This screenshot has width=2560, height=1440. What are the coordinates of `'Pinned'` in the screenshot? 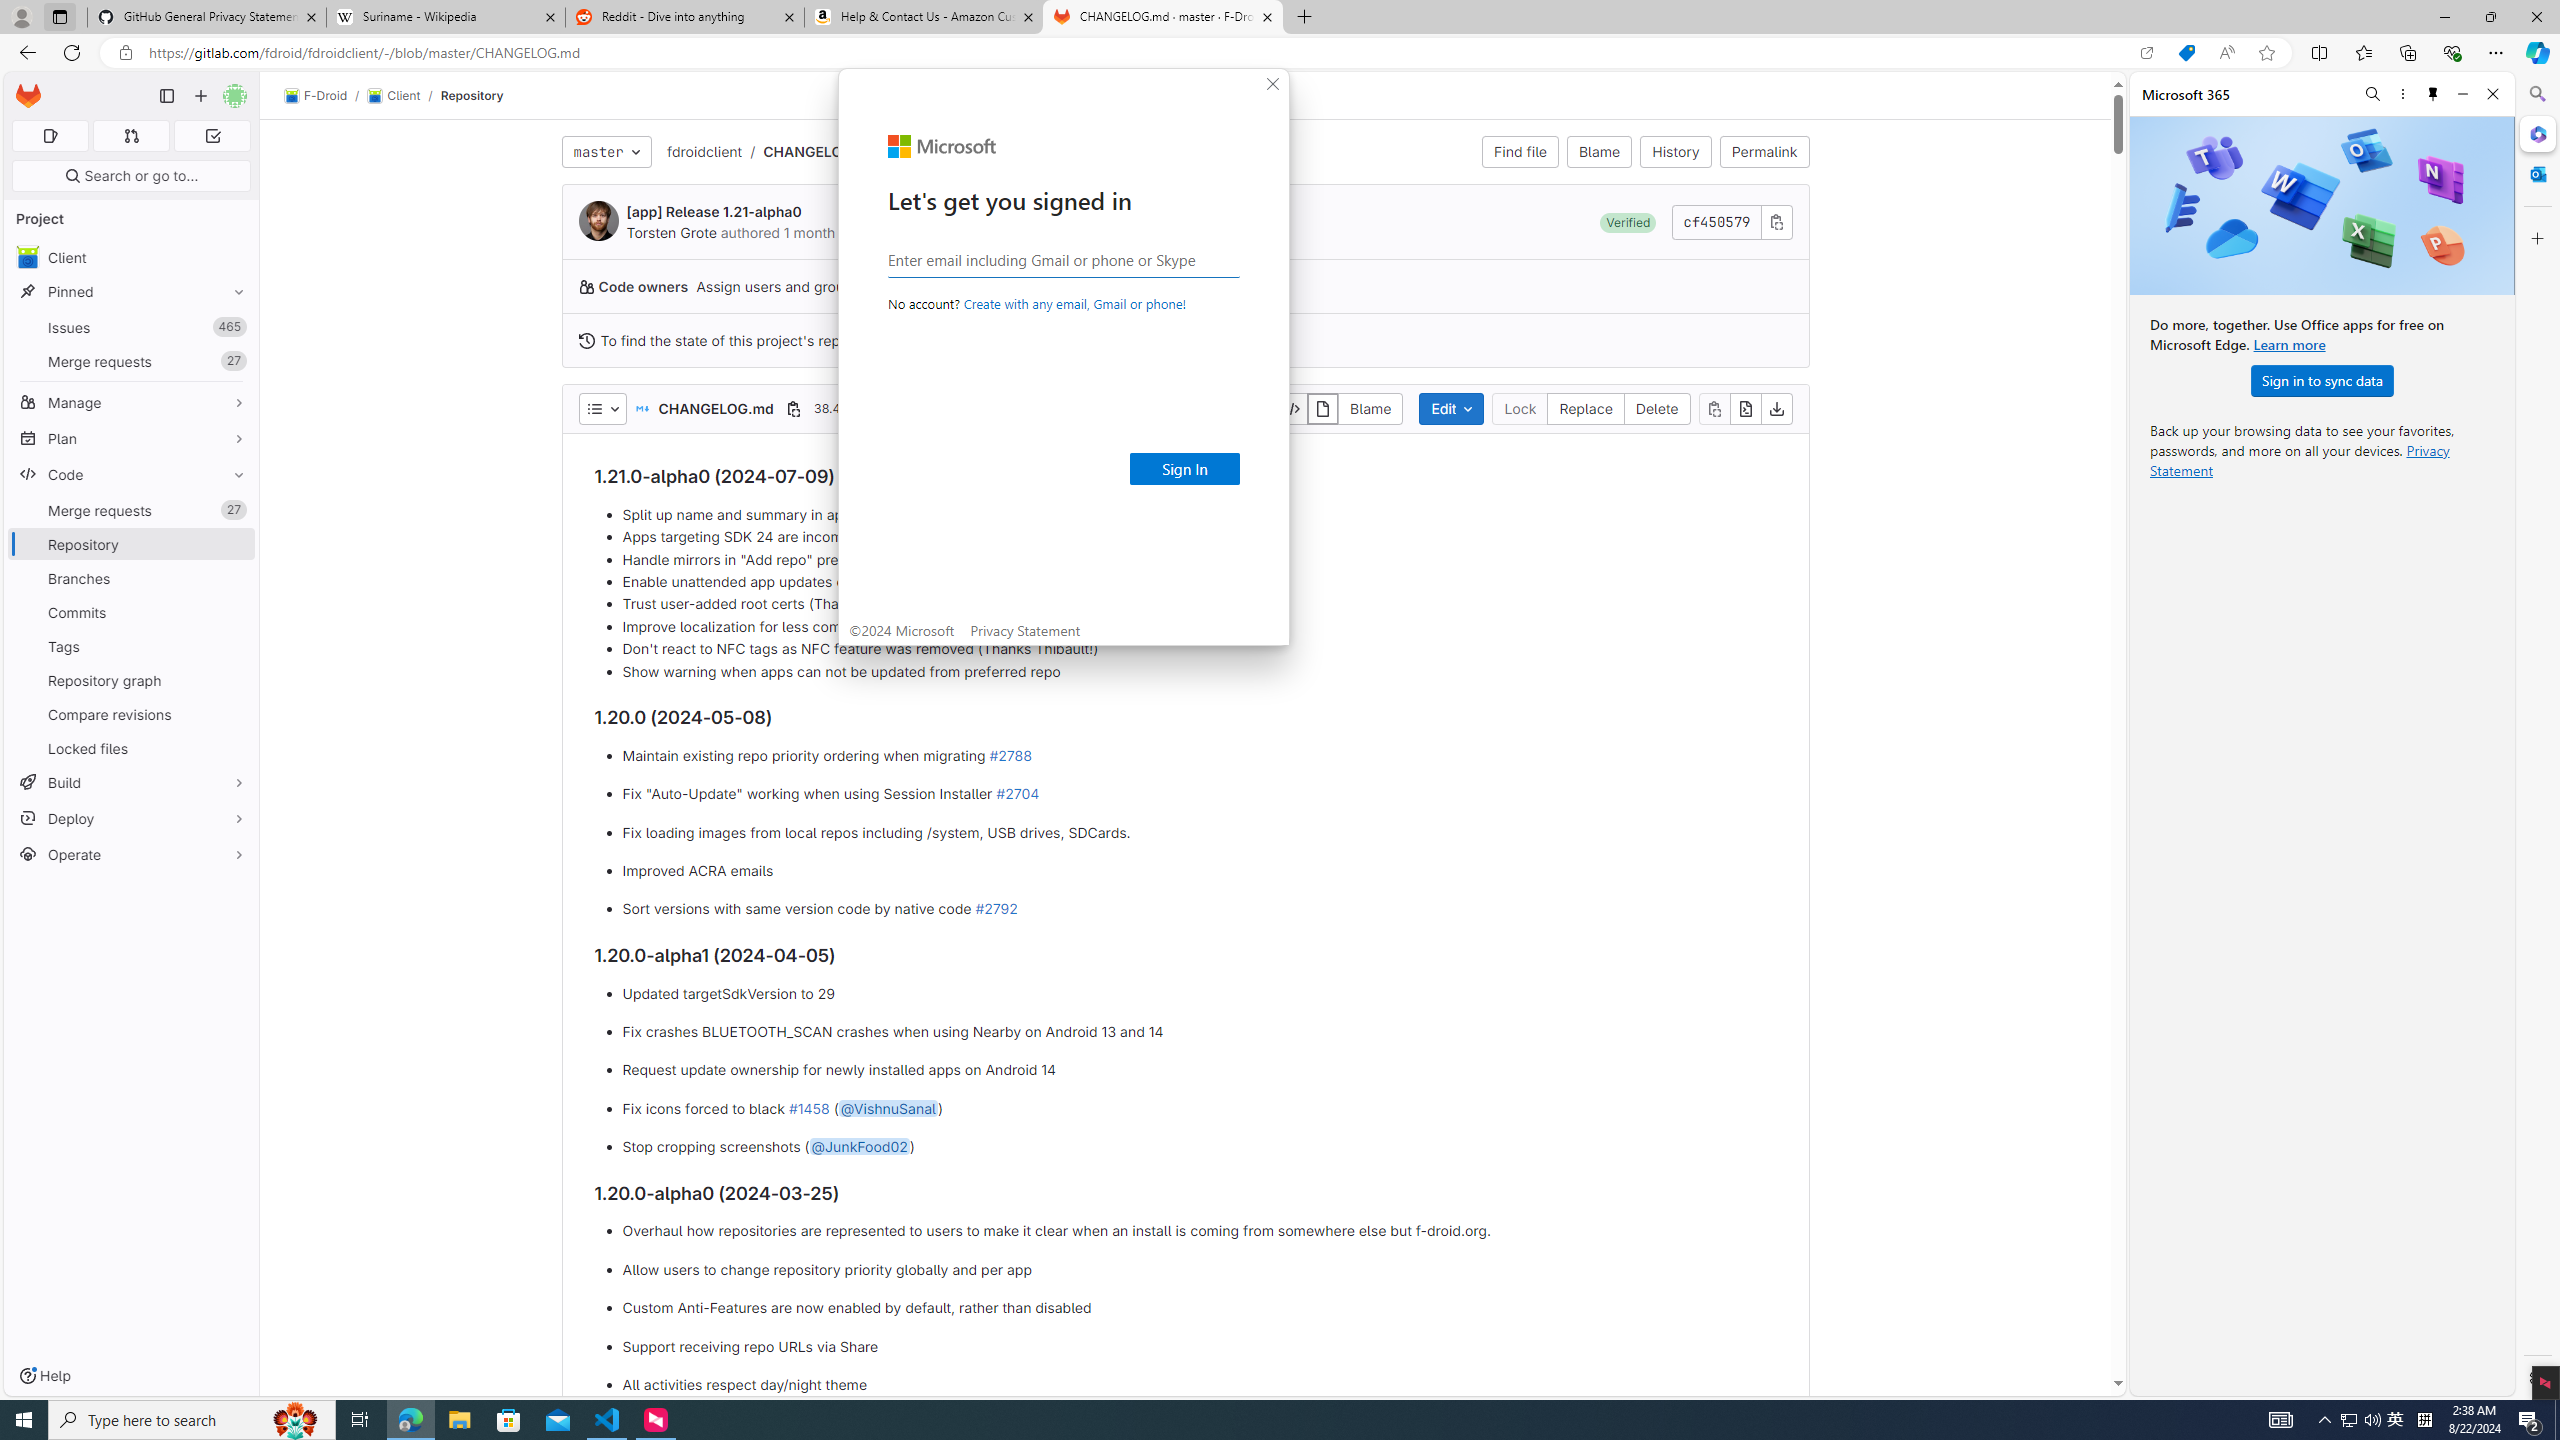 It's located at (130, 291).